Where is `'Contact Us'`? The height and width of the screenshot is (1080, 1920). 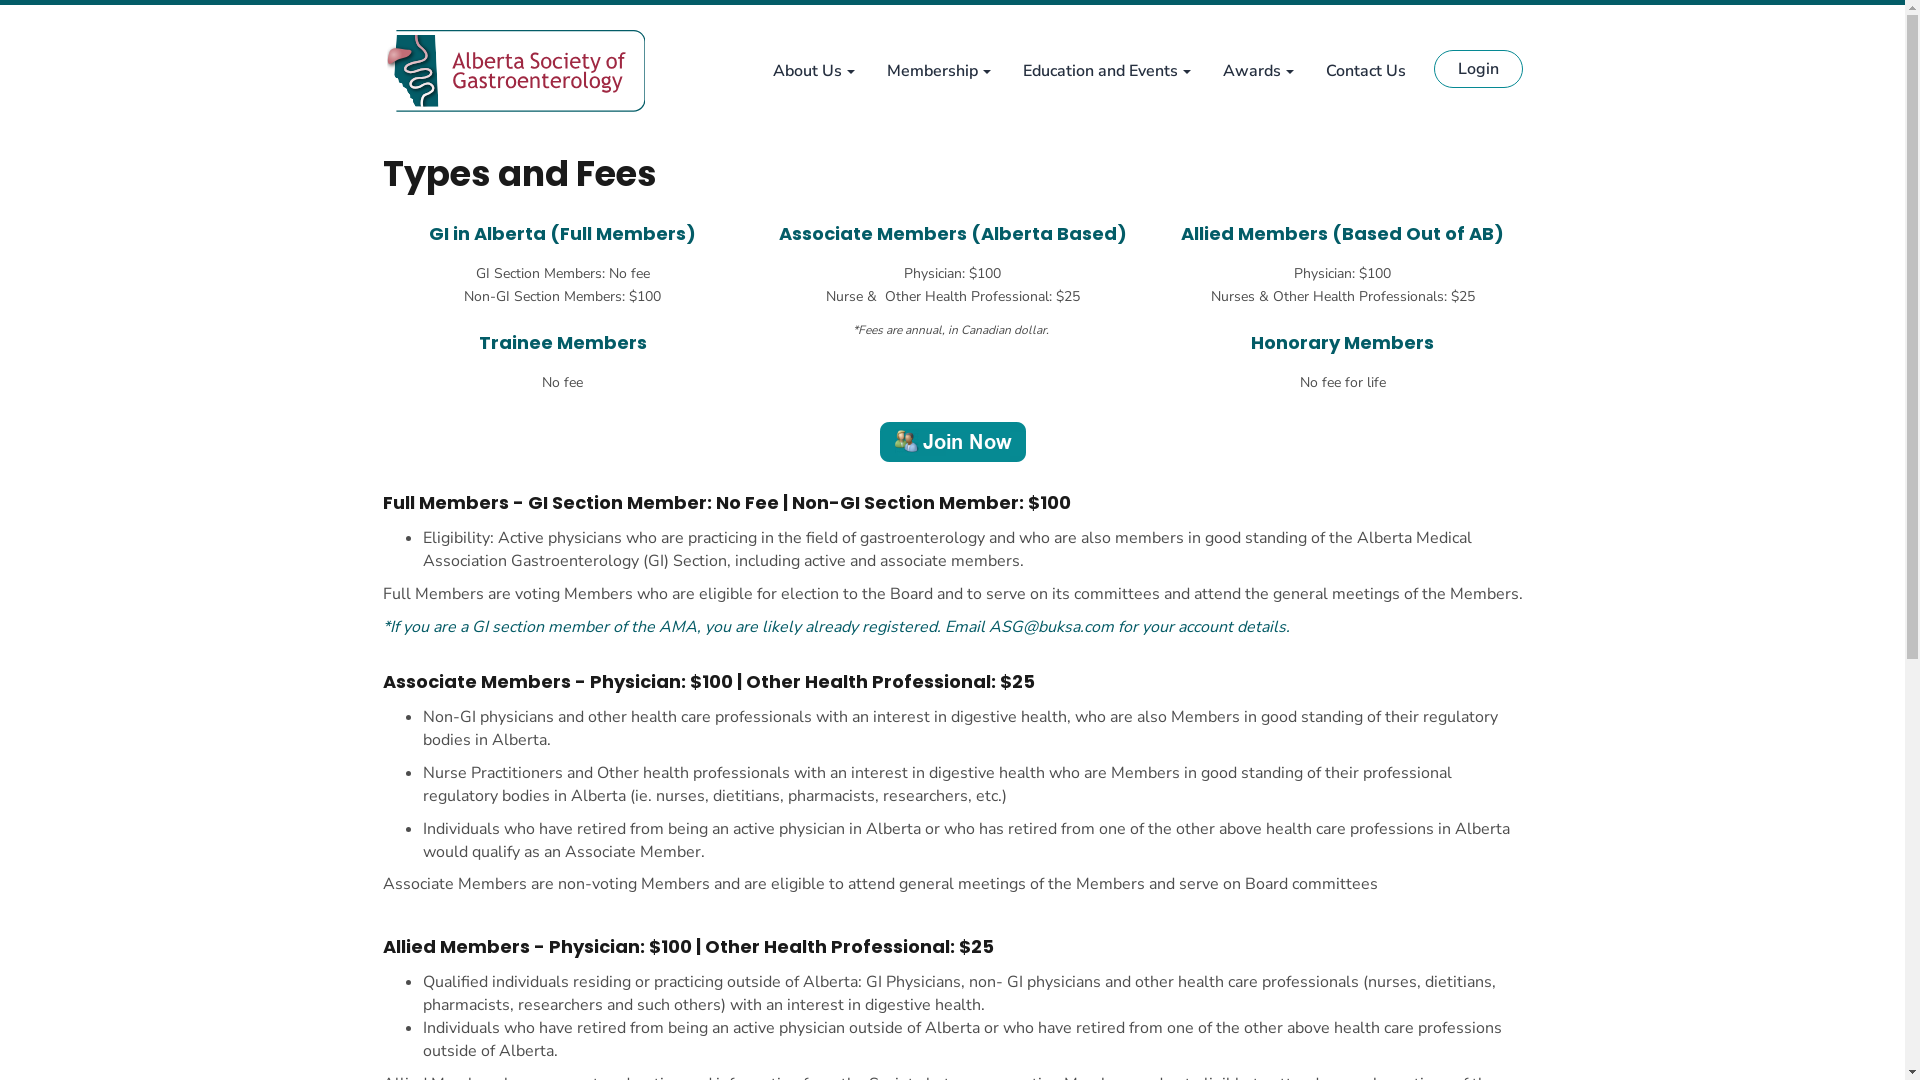
'Contact Us' is located at coordinates (1310, 69).